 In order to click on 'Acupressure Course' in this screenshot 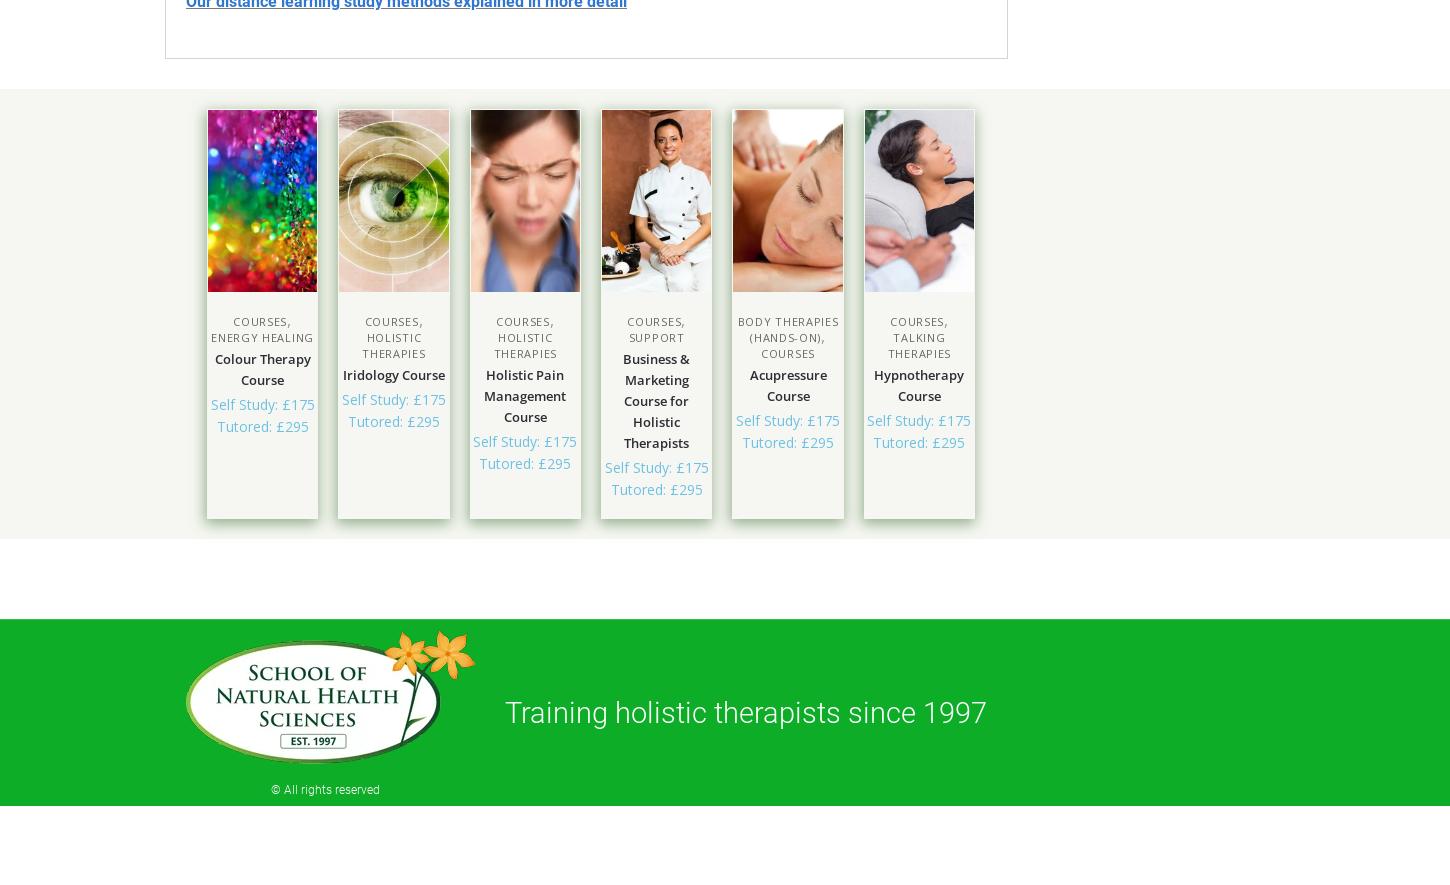, I will do `click(787, 383)`.